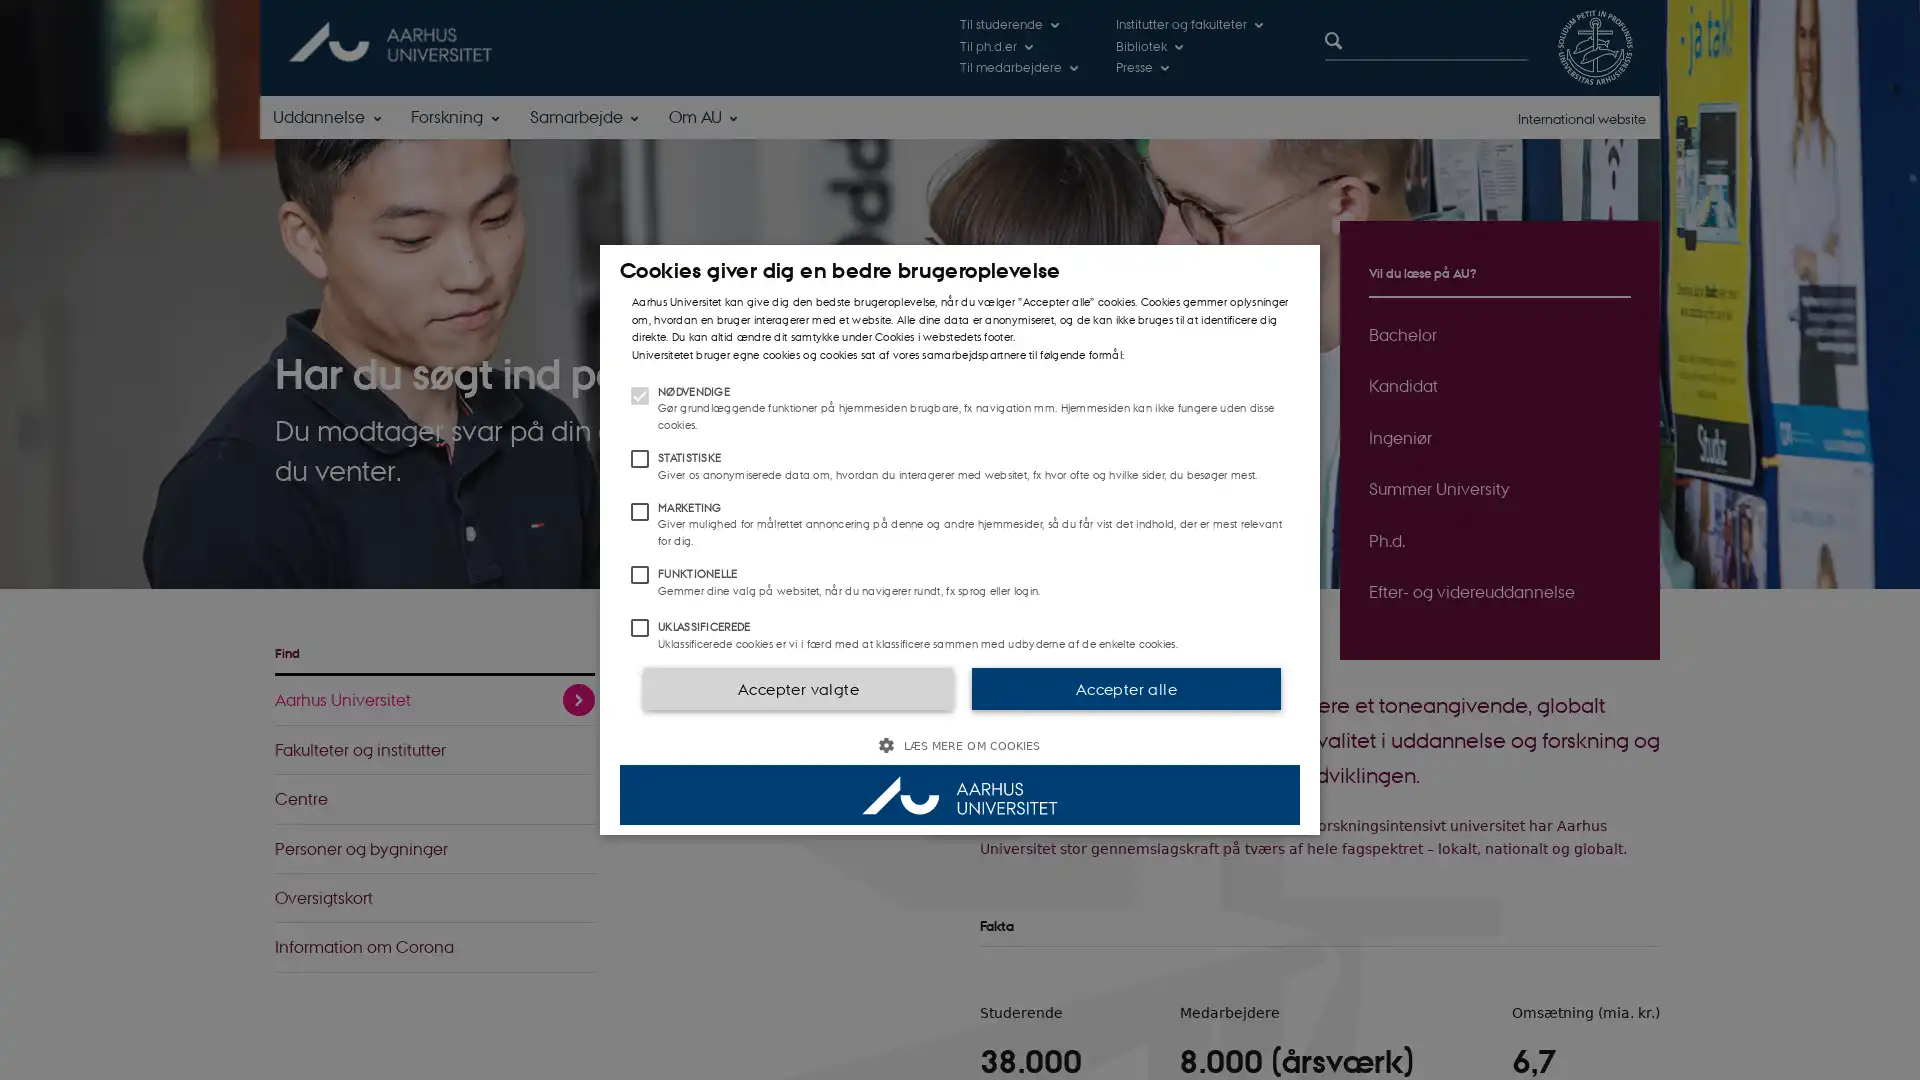 The height and width of the screenshot is (1080, 1920). What do you see at coordinates (1126, 686) in the screenshot?
I see `Accepter alle` at bounding box center [1126, 686].